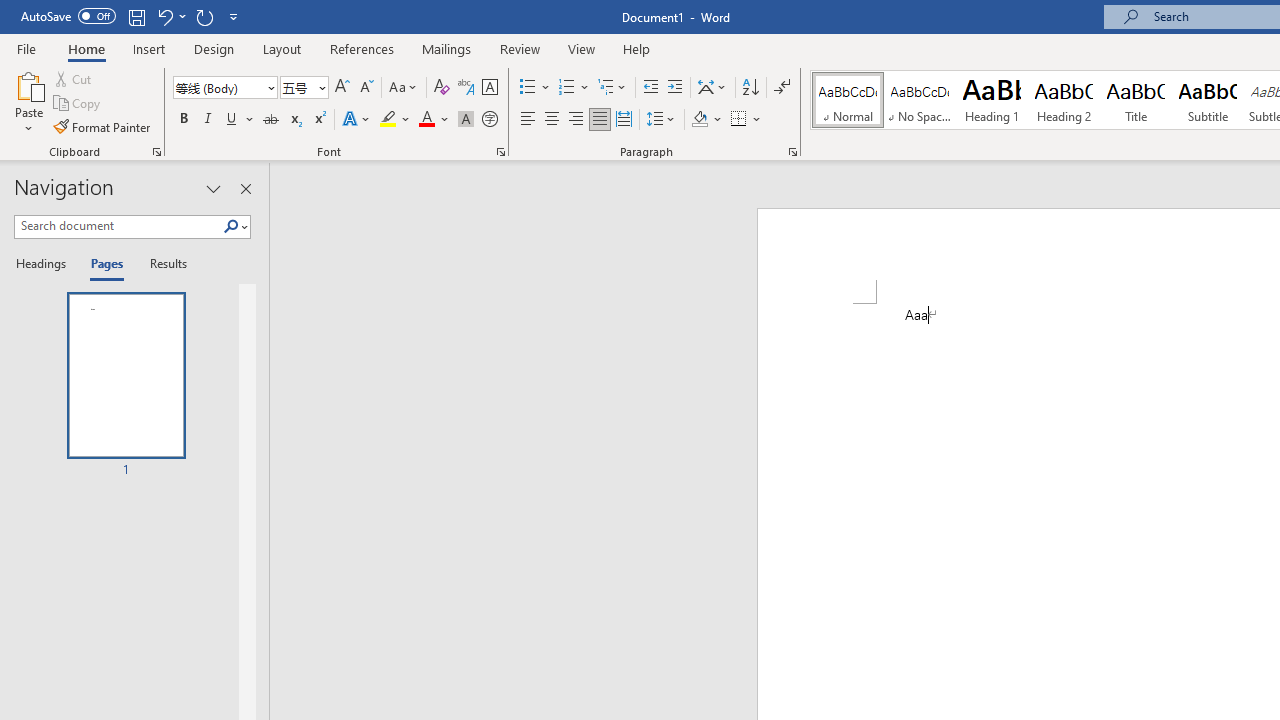 This screenshot has height=720, width=1280. What do you see at coordinates (1136, 100) in the screenshot?
I see `'Title'` at bounding box center [1136, 100].